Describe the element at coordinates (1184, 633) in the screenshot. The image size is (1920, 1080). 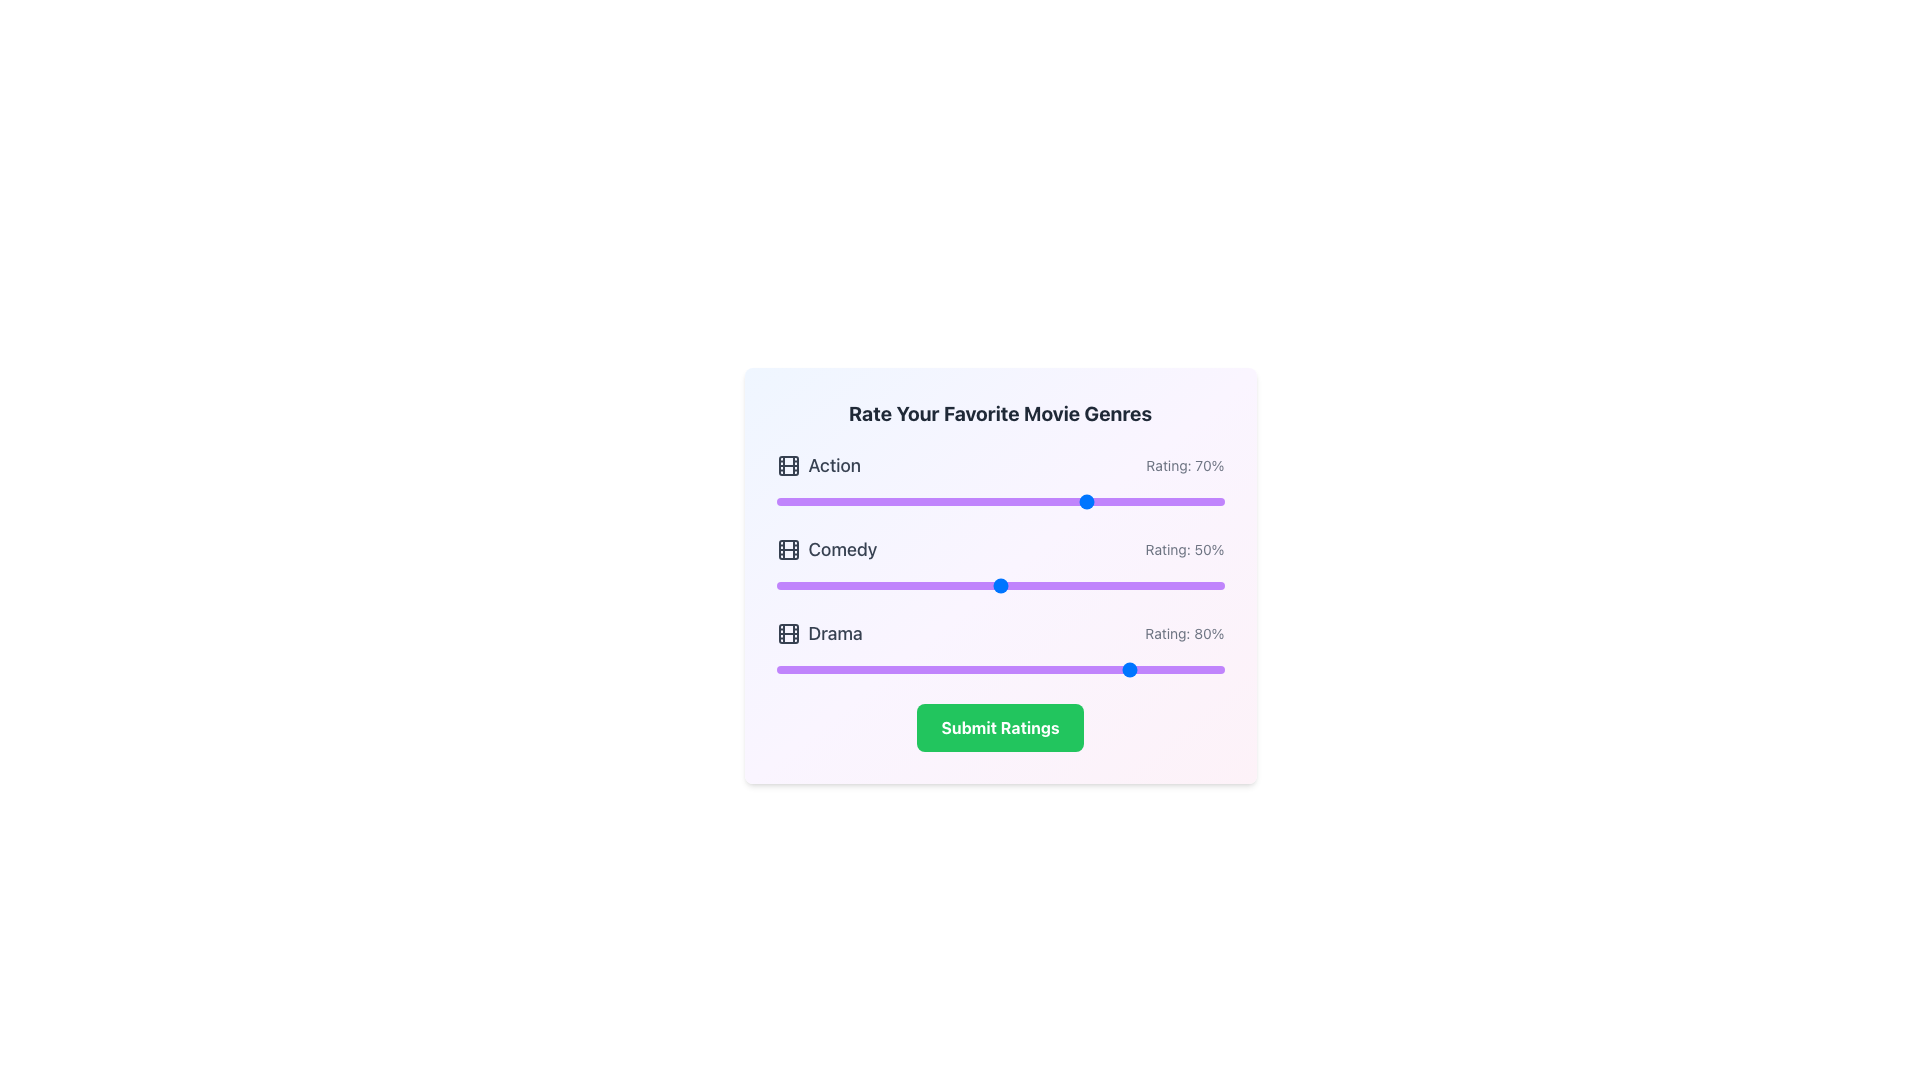
I see `the Text Label displaying 'Rating: 80%' located beside the 'Drama' slider in the bottom row of the vertical layout` at that location.